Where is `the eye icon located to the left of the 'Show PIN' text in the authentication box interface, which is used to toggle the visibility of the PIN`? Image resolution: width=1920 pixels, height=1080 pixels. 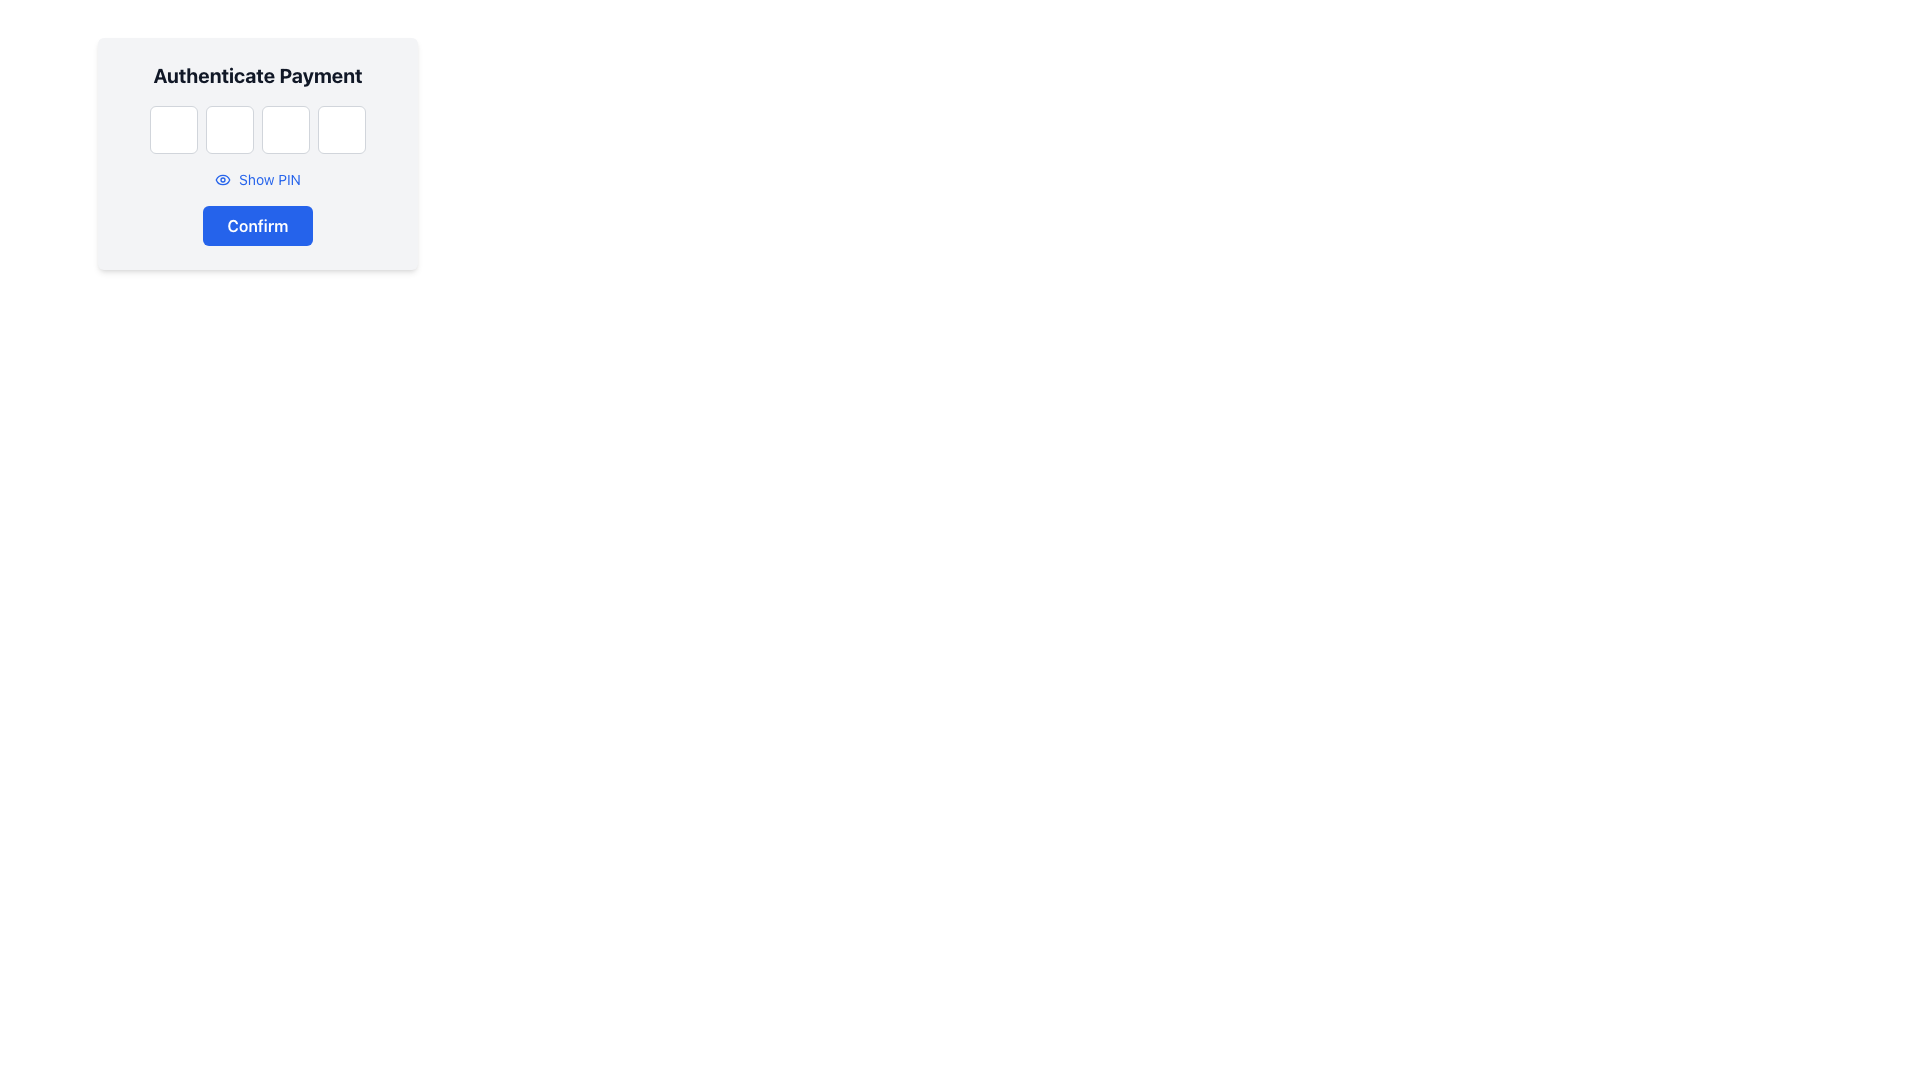 the eye icon located to the left of the 'Show PIN' text in the authentication box interface, which is used to toggle the visibility of the PIN is located at coordinates (223, 180).